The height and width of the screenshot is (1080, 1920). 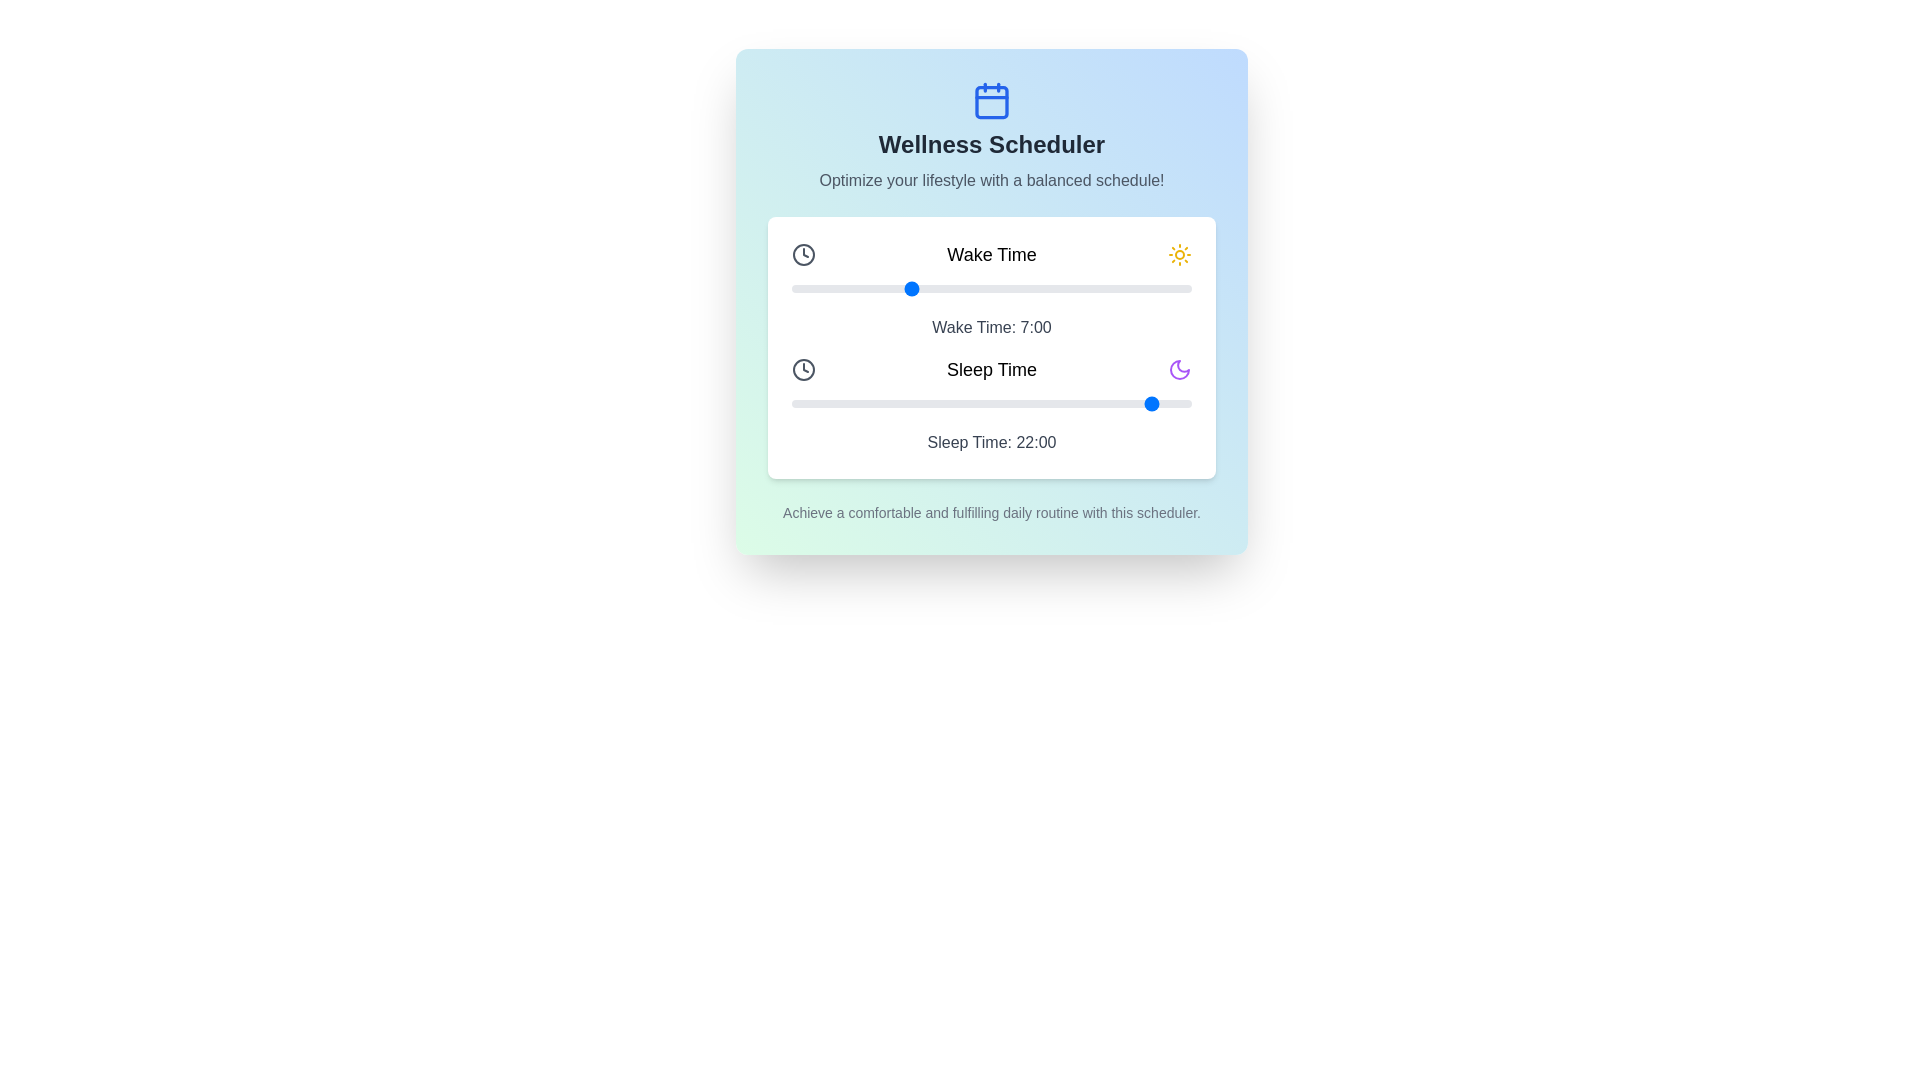 I want to click on the 'Wake Time' text label, which is prominently displayed in a larger font size on the upper section of the white rectangular card interface, located between a clock icon and a sun icon, so click(x=992, y=253).